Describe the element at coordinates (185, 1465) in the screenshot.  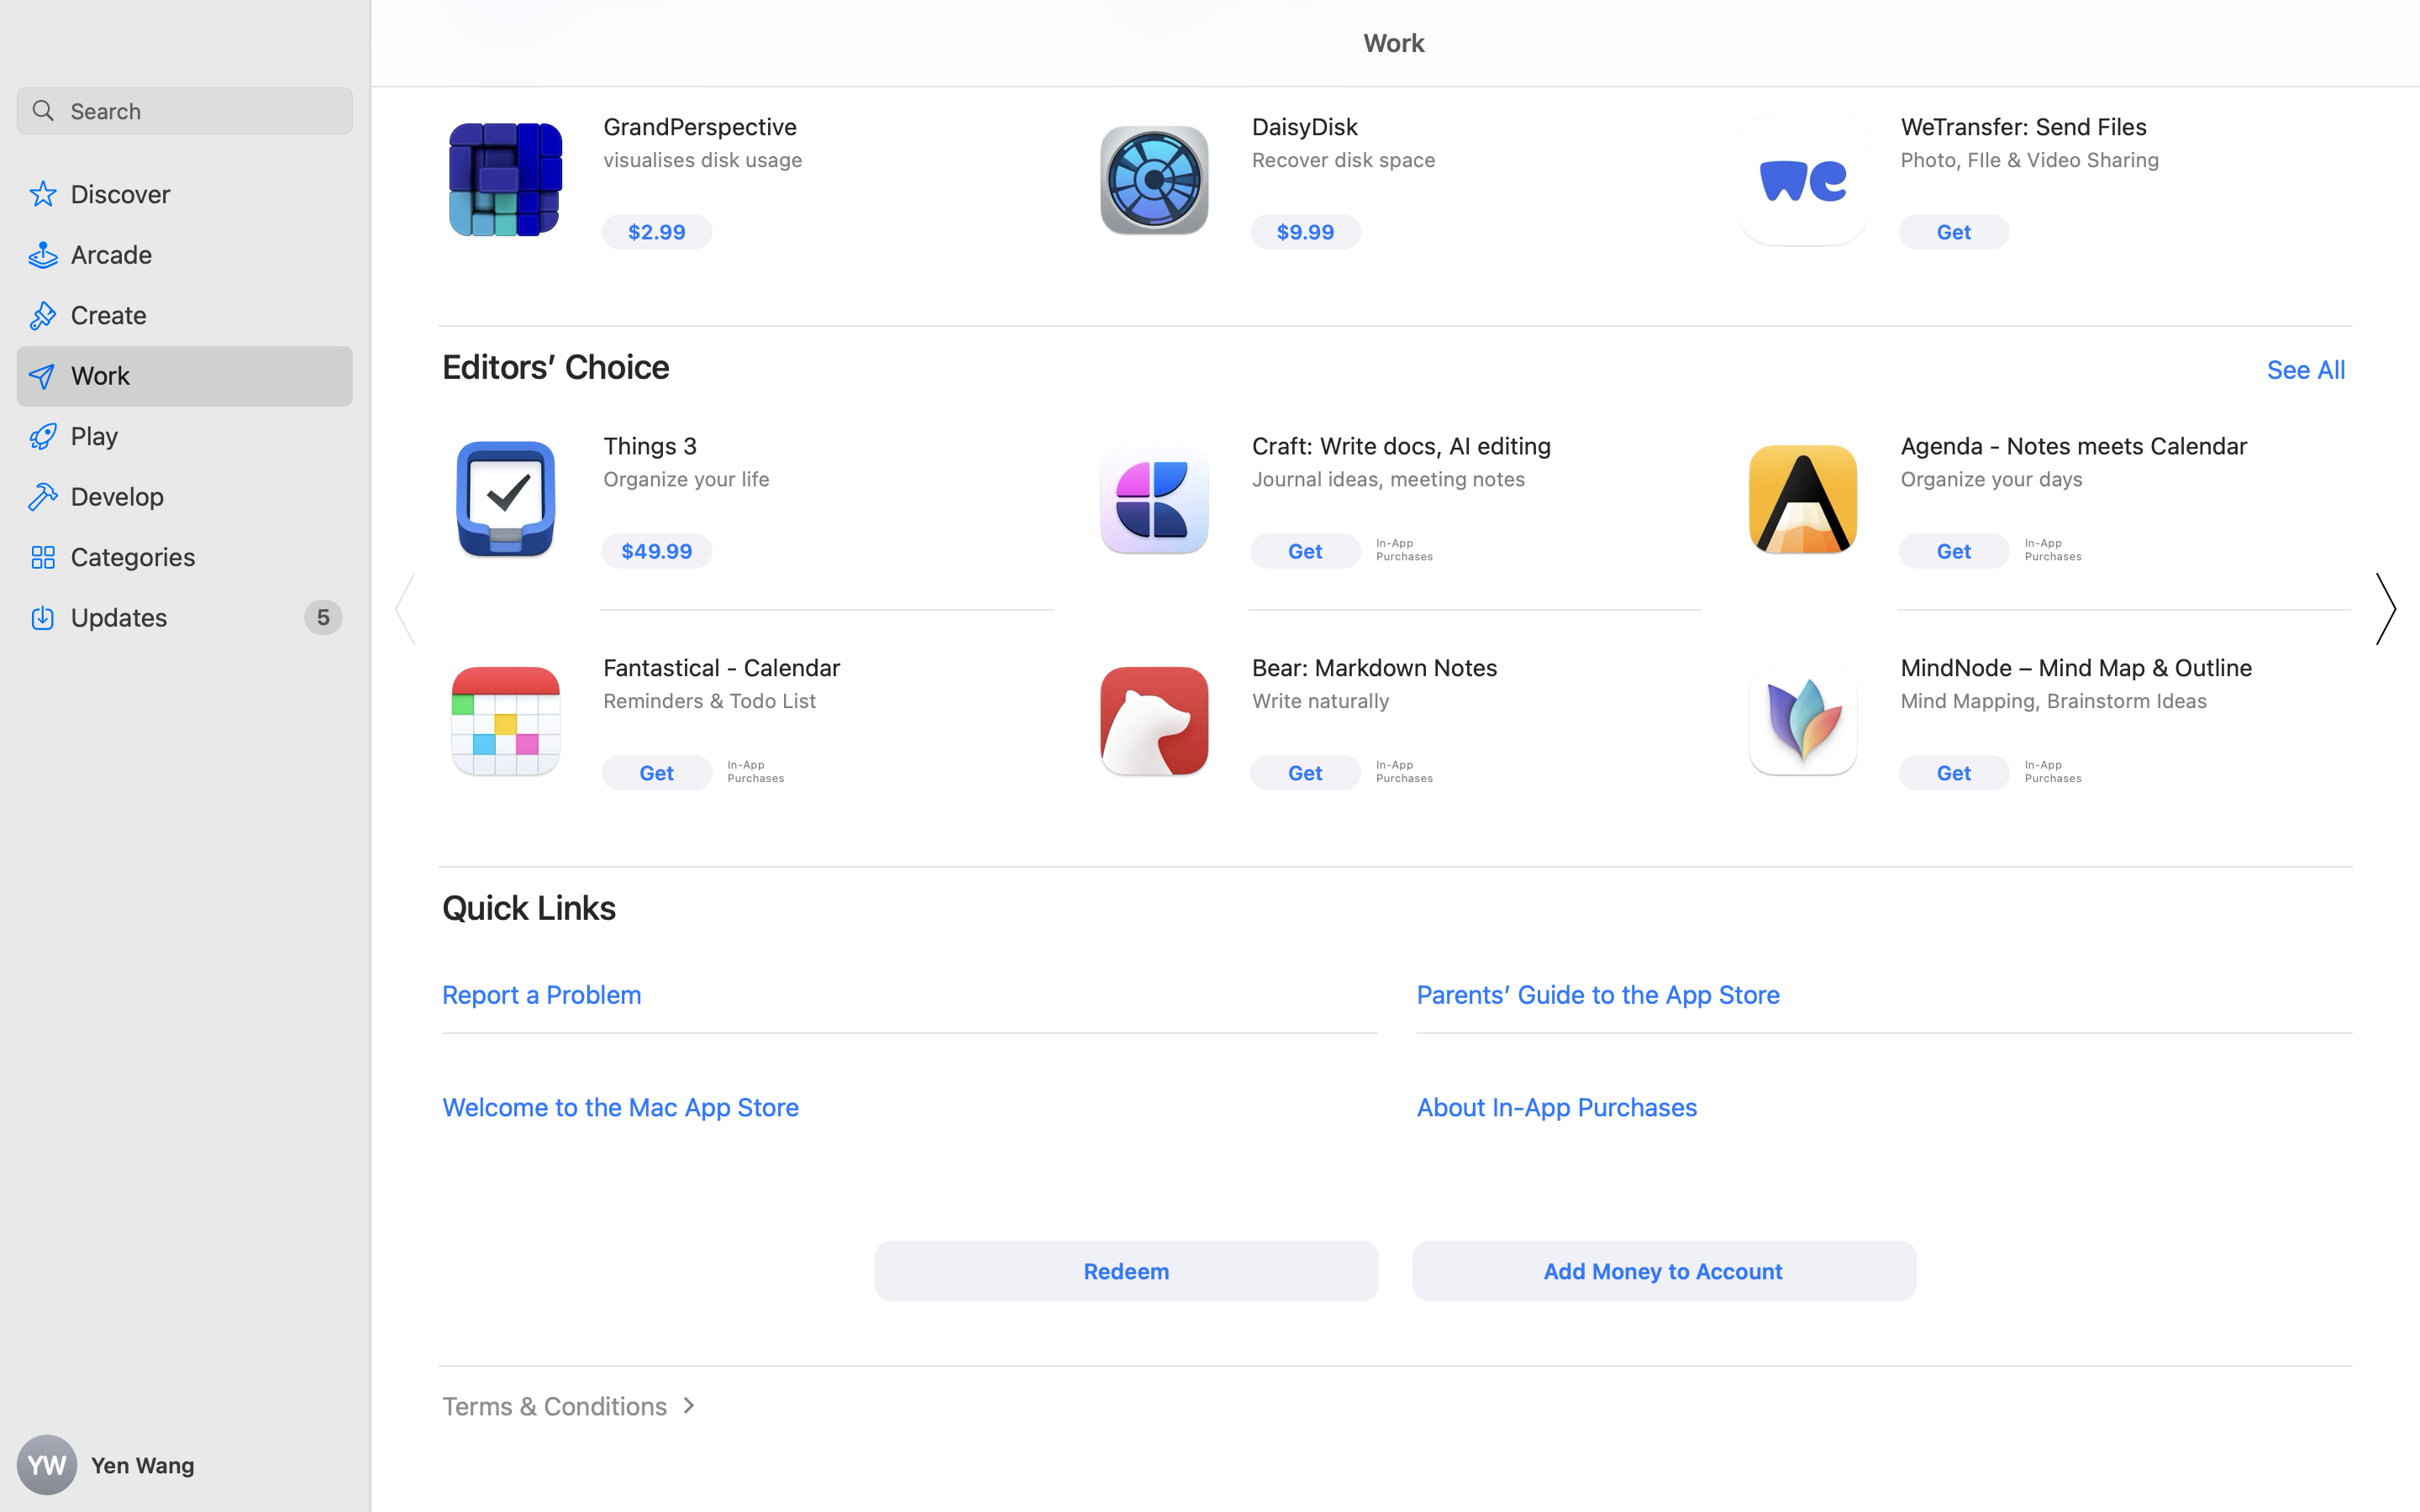
I see `'Yen Wang'` at that location.